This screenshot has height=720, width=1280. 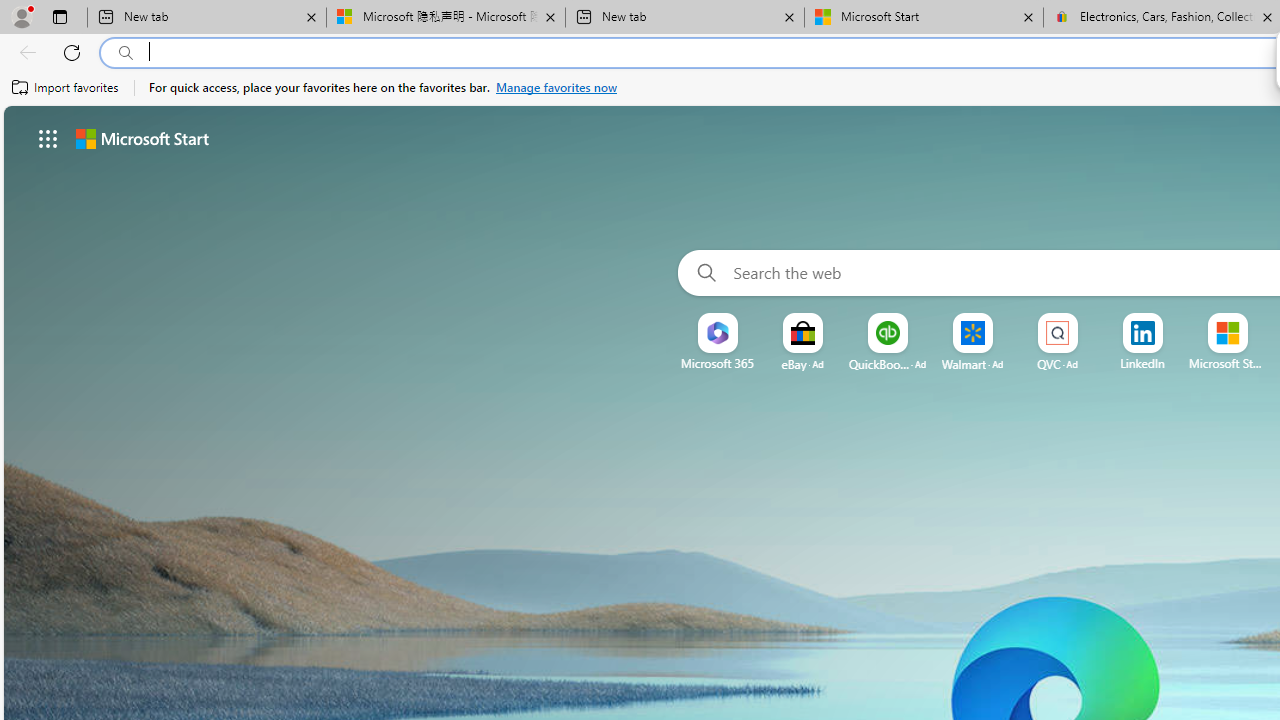 What do you see at coordinates (125, 52) in the screenshot?
I see `'Search icon'` at bounding box center [125, 52].